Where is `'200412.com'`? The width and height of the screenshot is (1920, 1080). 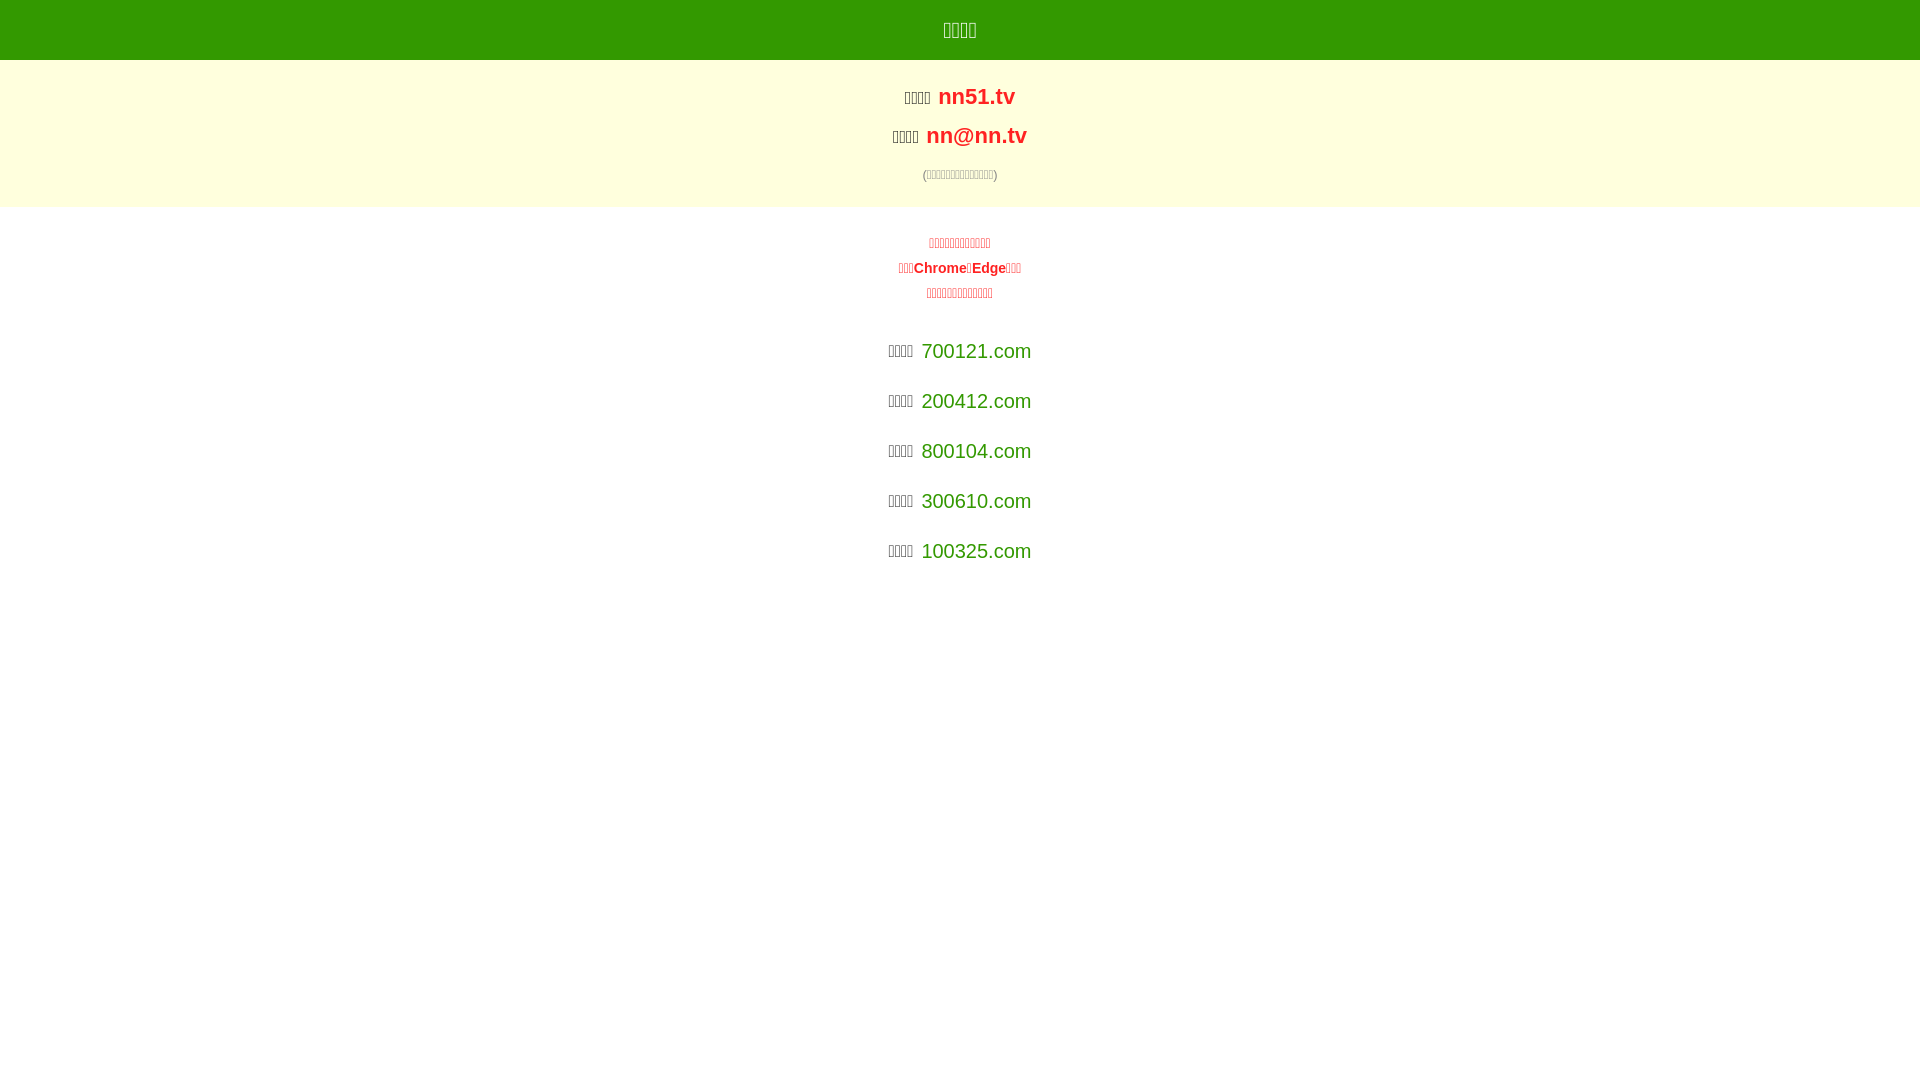
'200412.com' is located at coordinates (975, 401).